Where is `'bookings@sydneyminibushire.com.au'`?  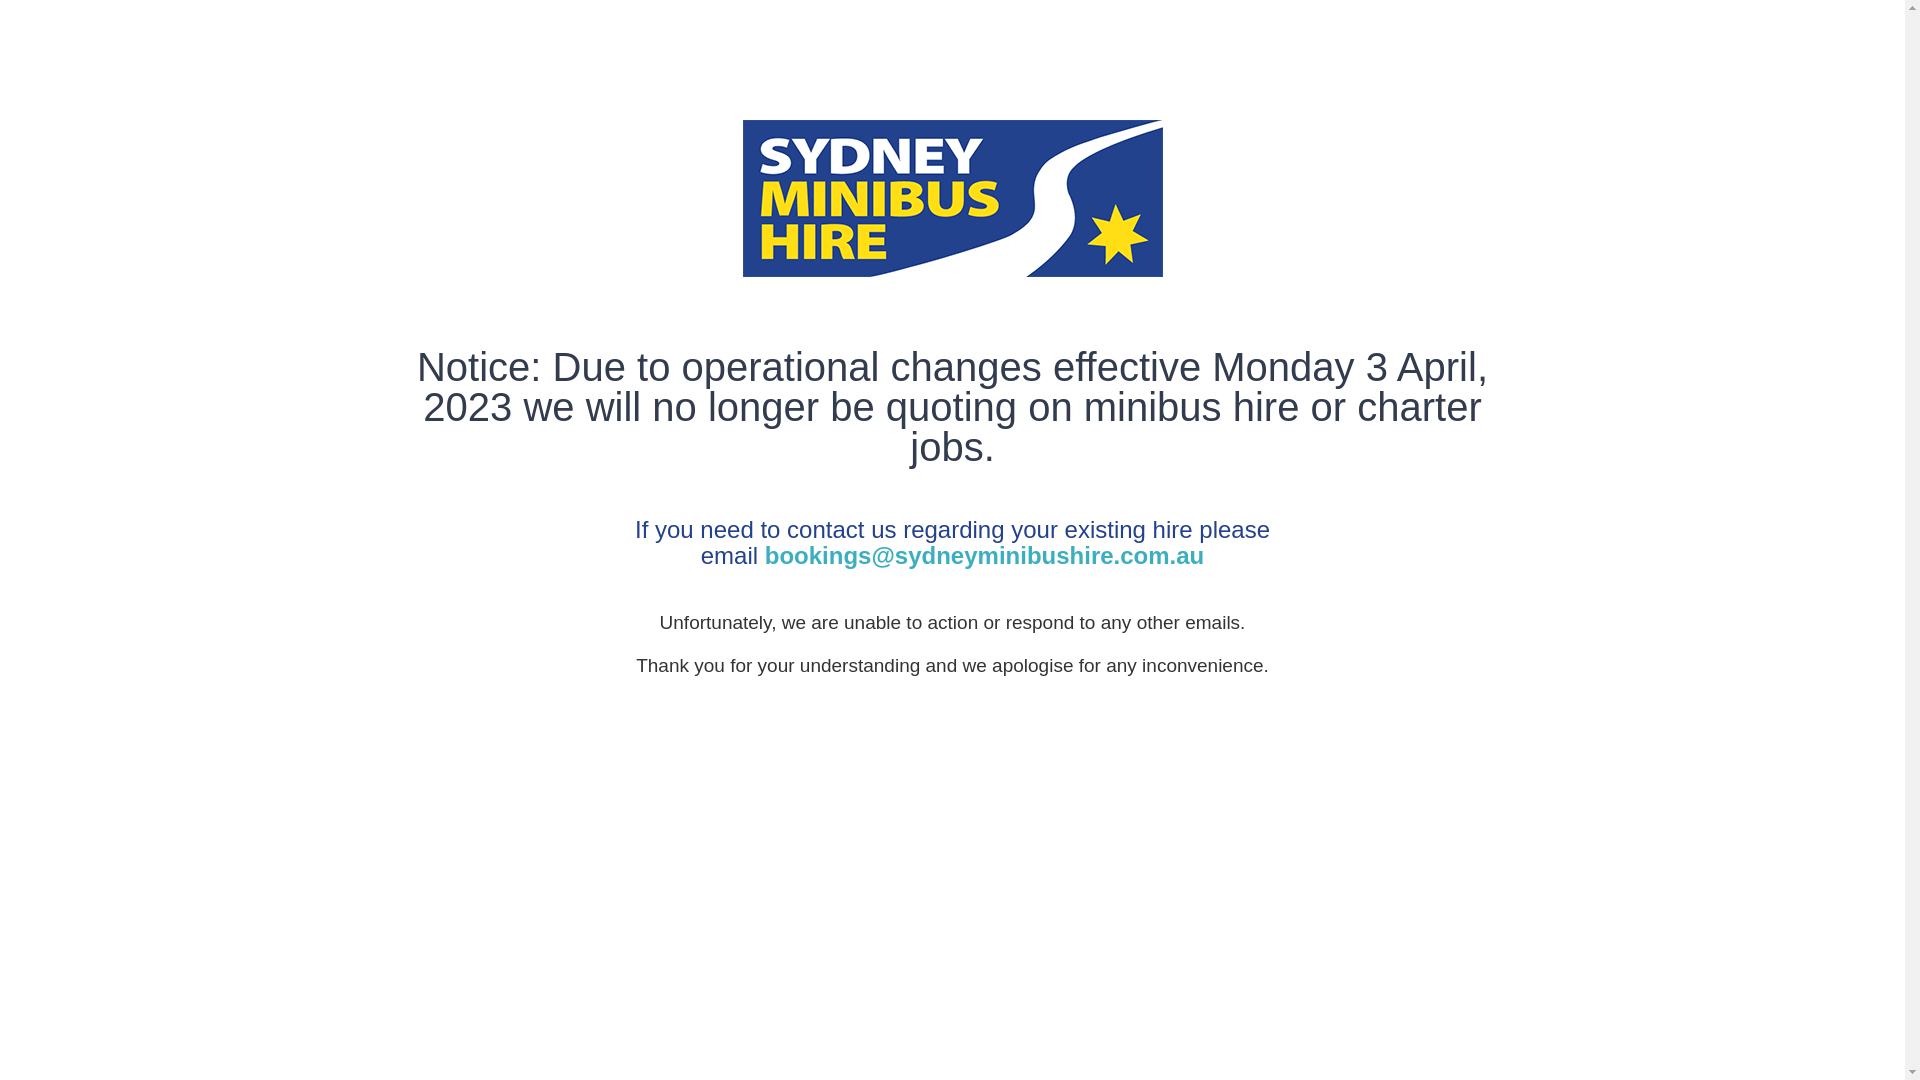 'bookings@sydneyminibushire.com.au' is located at coordinates (984, 555).